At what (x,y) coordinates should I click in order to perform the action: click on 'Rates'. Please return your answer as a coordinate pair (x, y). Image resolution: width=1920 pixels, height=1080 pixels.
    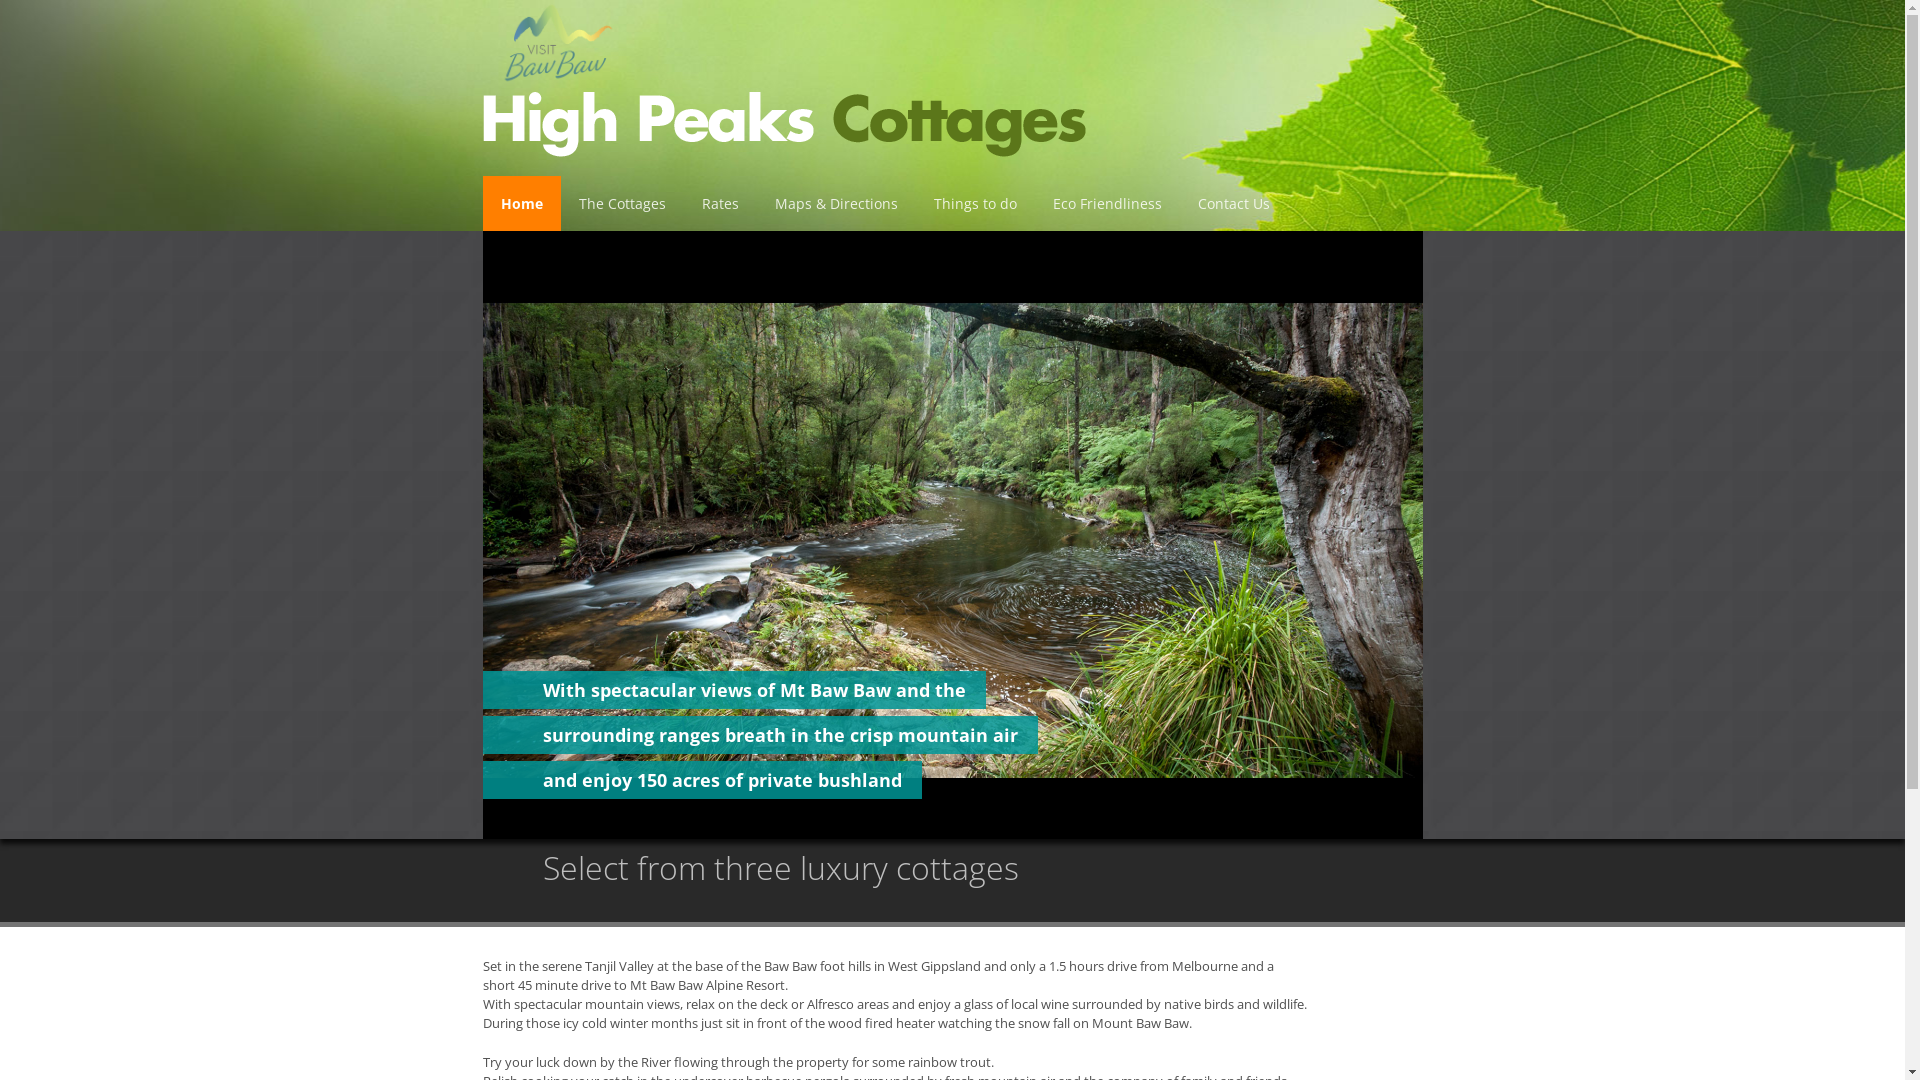
    Looking at the image, I should click on (720, 203).